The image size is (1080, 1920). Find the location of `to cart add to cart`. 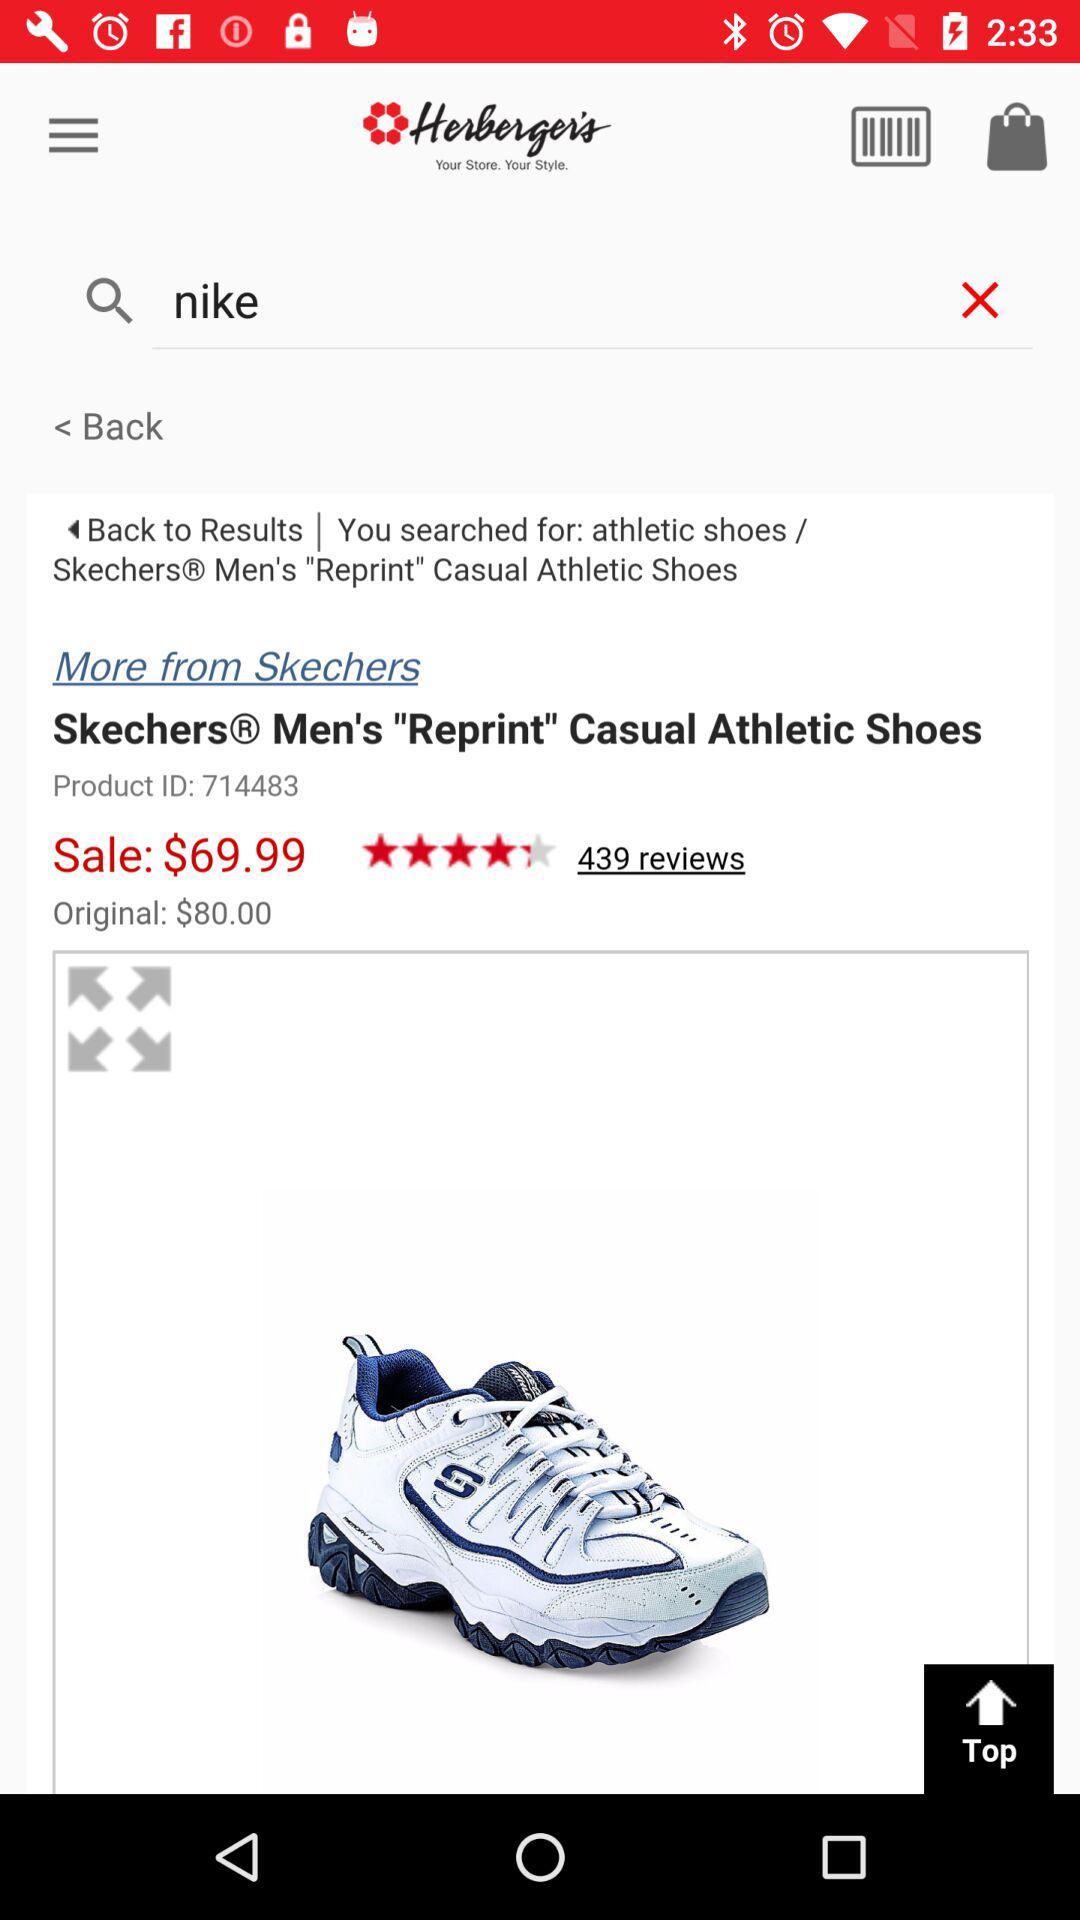

to cart add to cart is located at coordinates (1017, 135).